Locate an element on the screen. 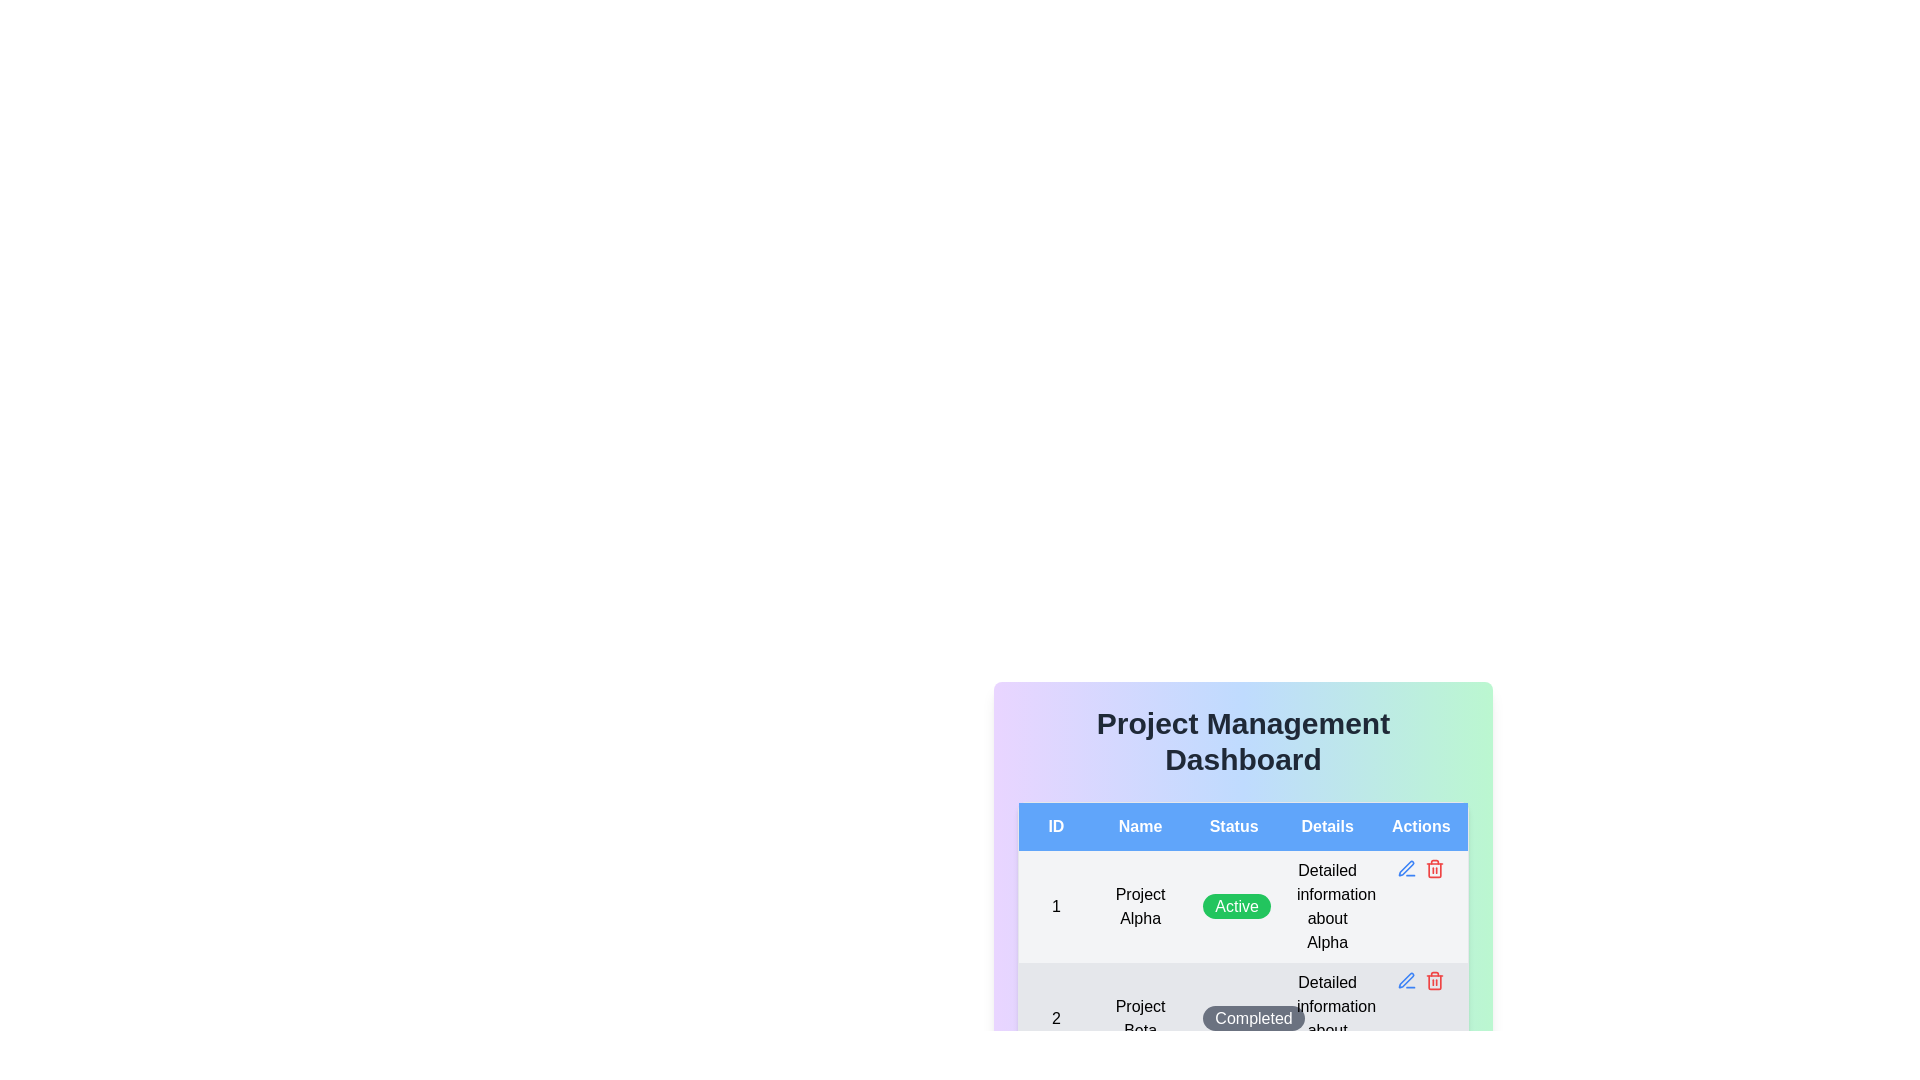  the deletion button located as the second interactive icon in the 'Actions' column of the table row for 'Project Beta' is located at coordinates (1434, 979).